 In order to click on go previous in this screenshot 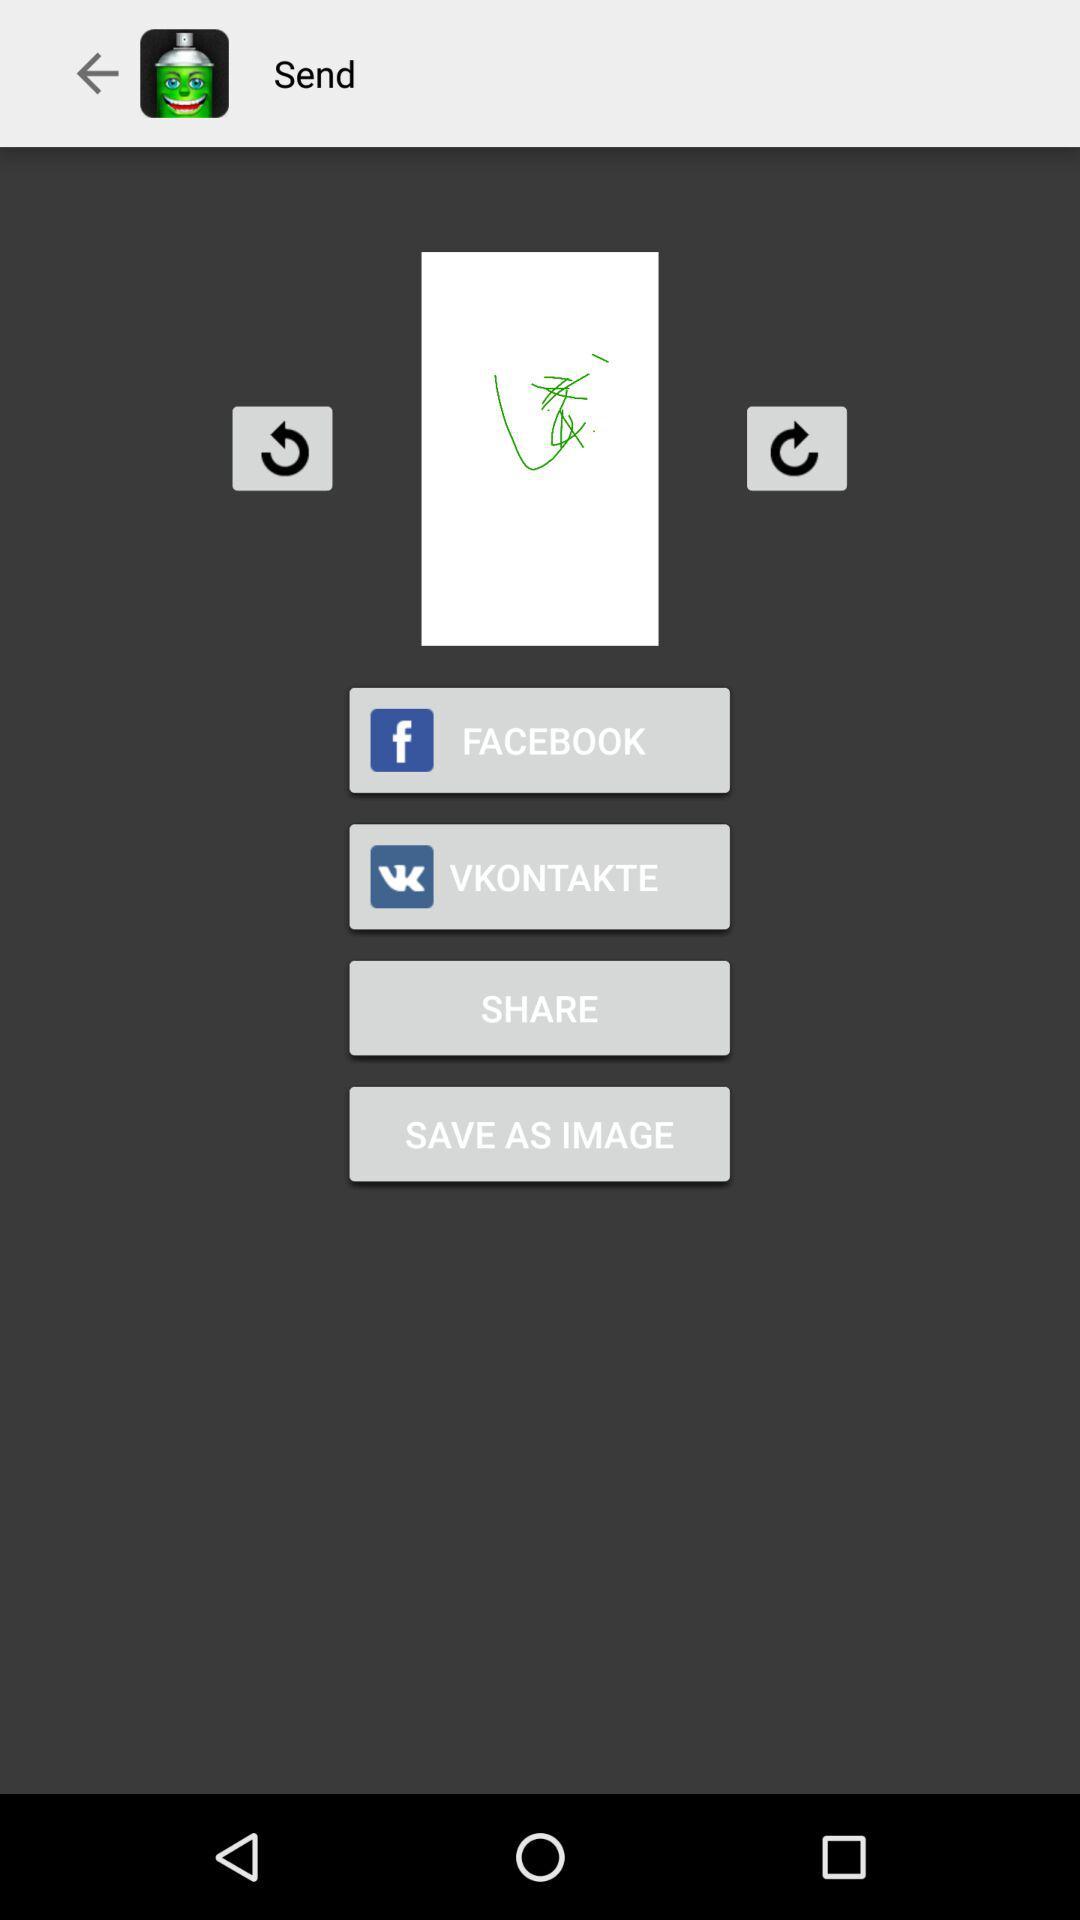, I will do `click(282, 447)`.